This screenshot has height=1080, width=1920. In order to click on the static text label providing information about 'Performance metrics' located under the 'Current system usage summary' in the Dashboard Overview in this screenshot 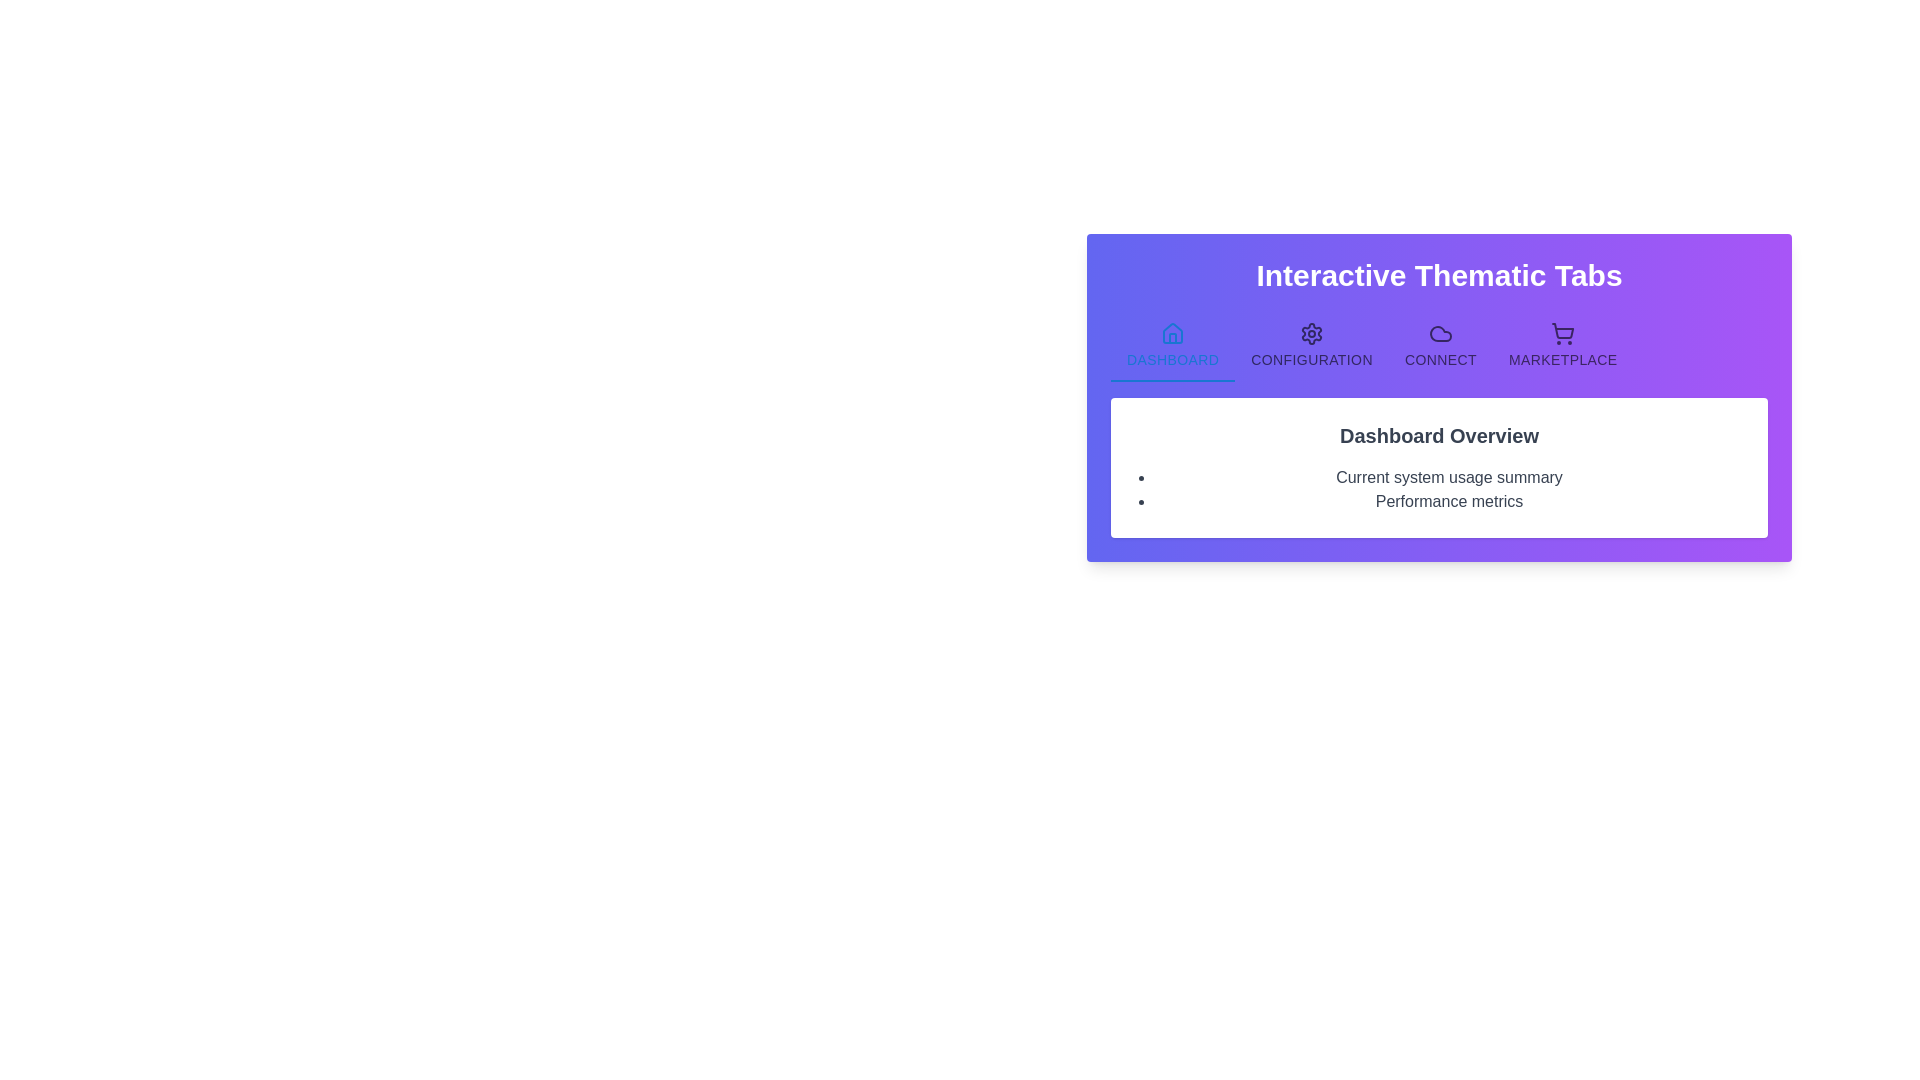, I will do `click(1449, 500)`.